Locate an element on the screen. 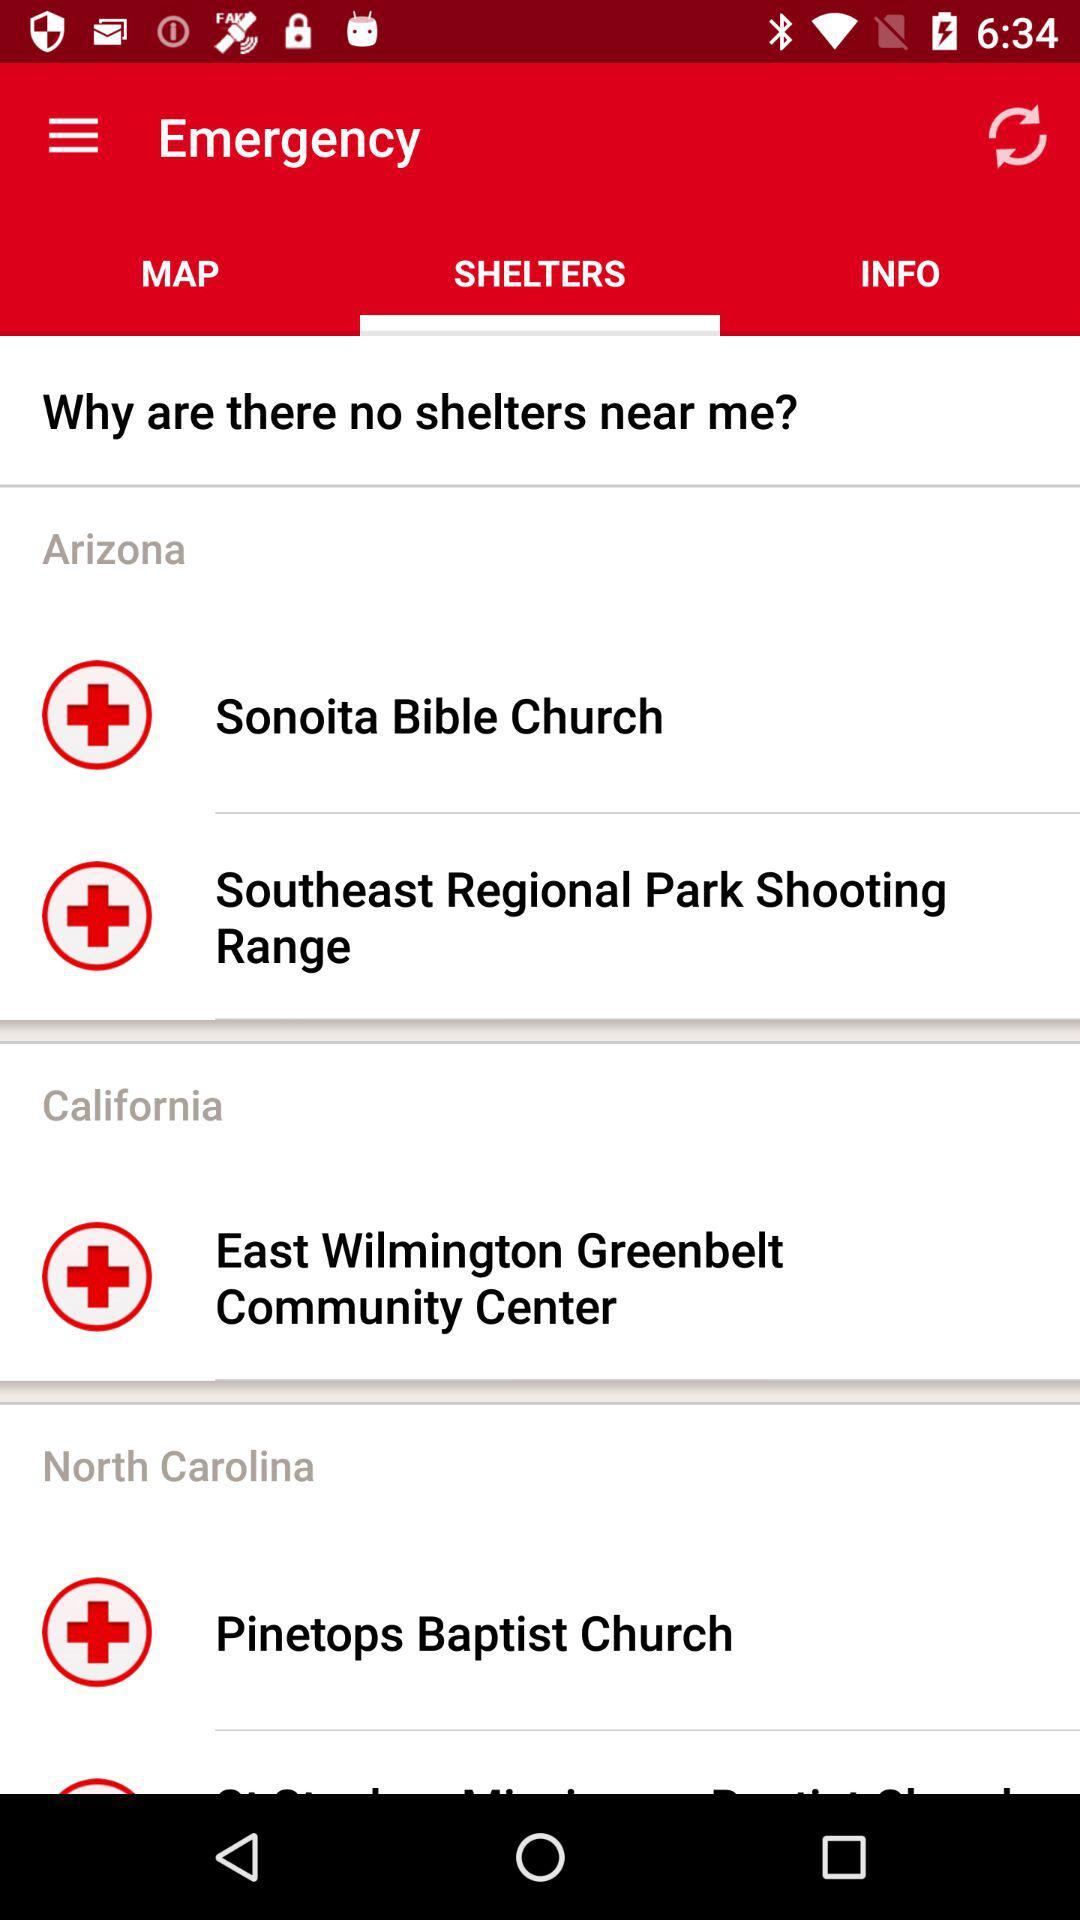 The height and width of the screenshot is (1920, 1080). the app to the left of the shelters app is located at coordinates (180, 272).